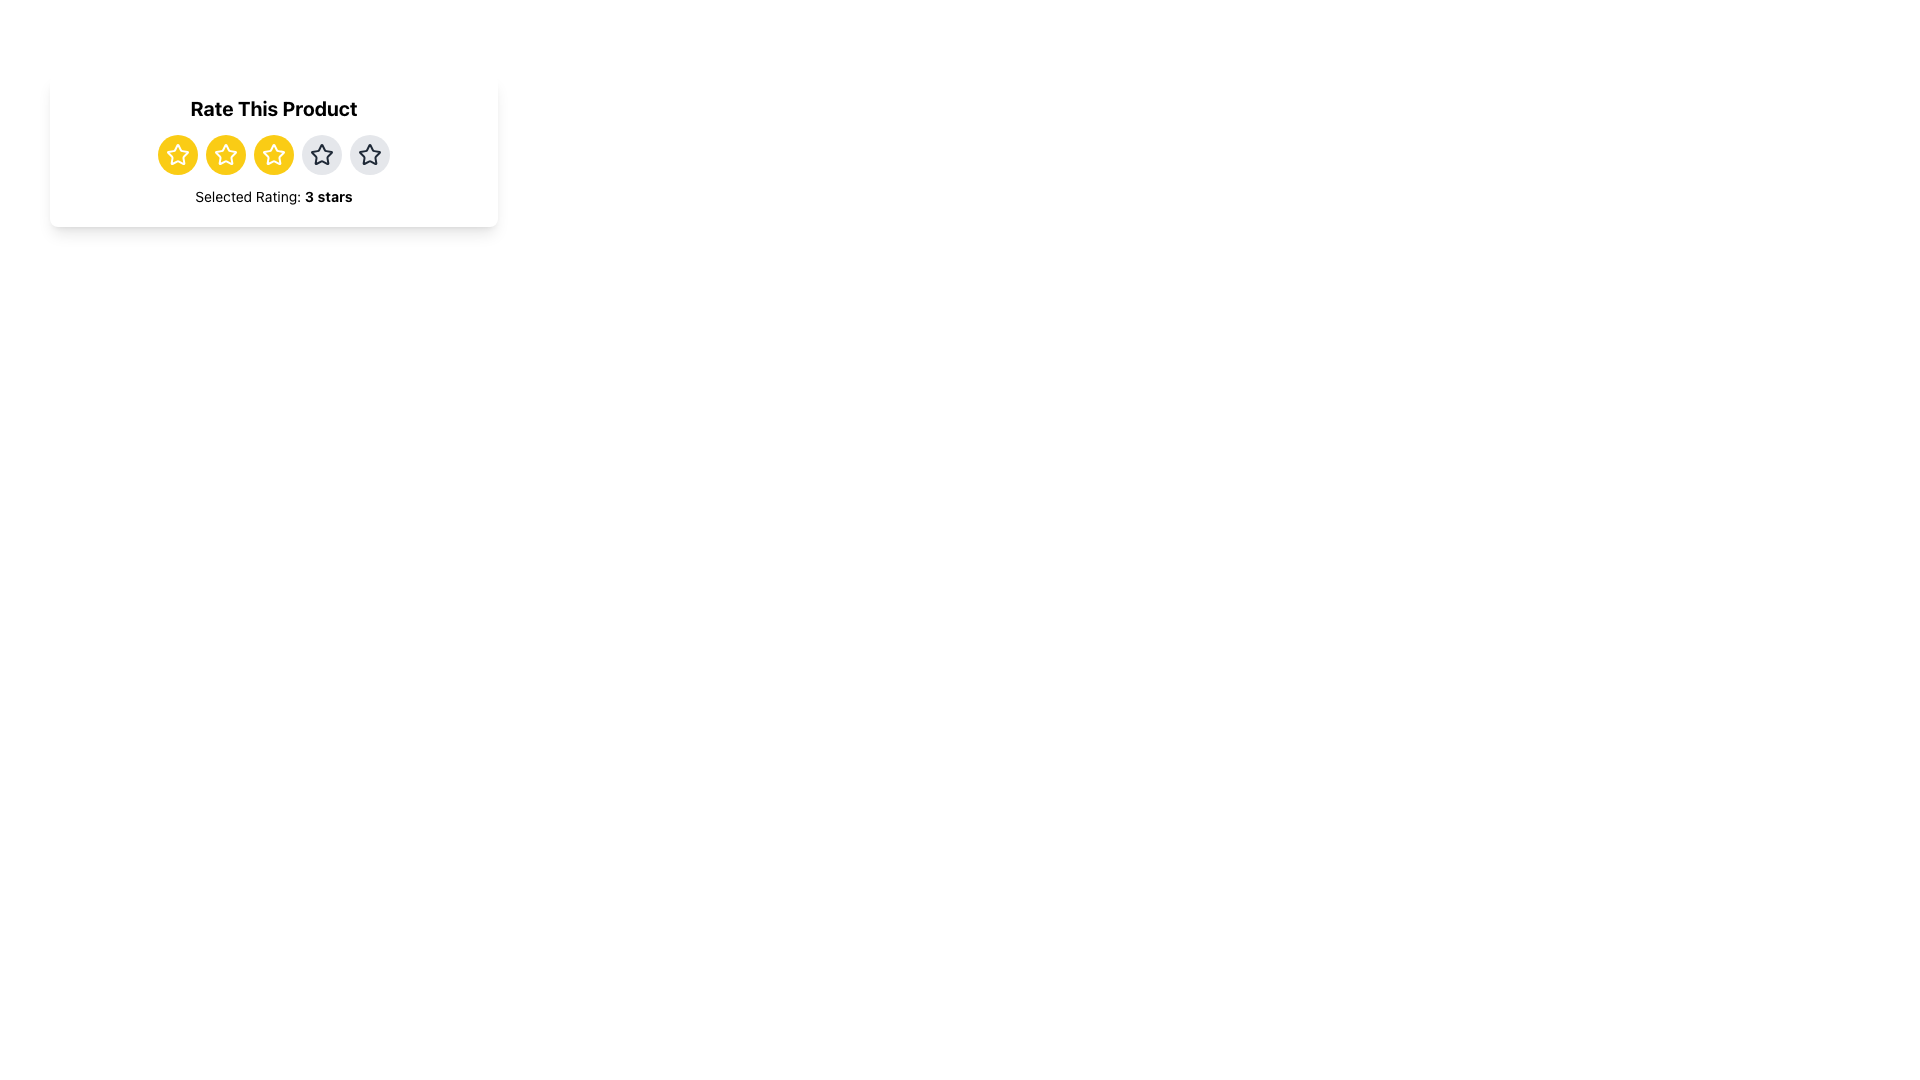 The image size is (1920, 1080). I want to click on the third star icon in the rating system to highlight it, so click(225, 153).